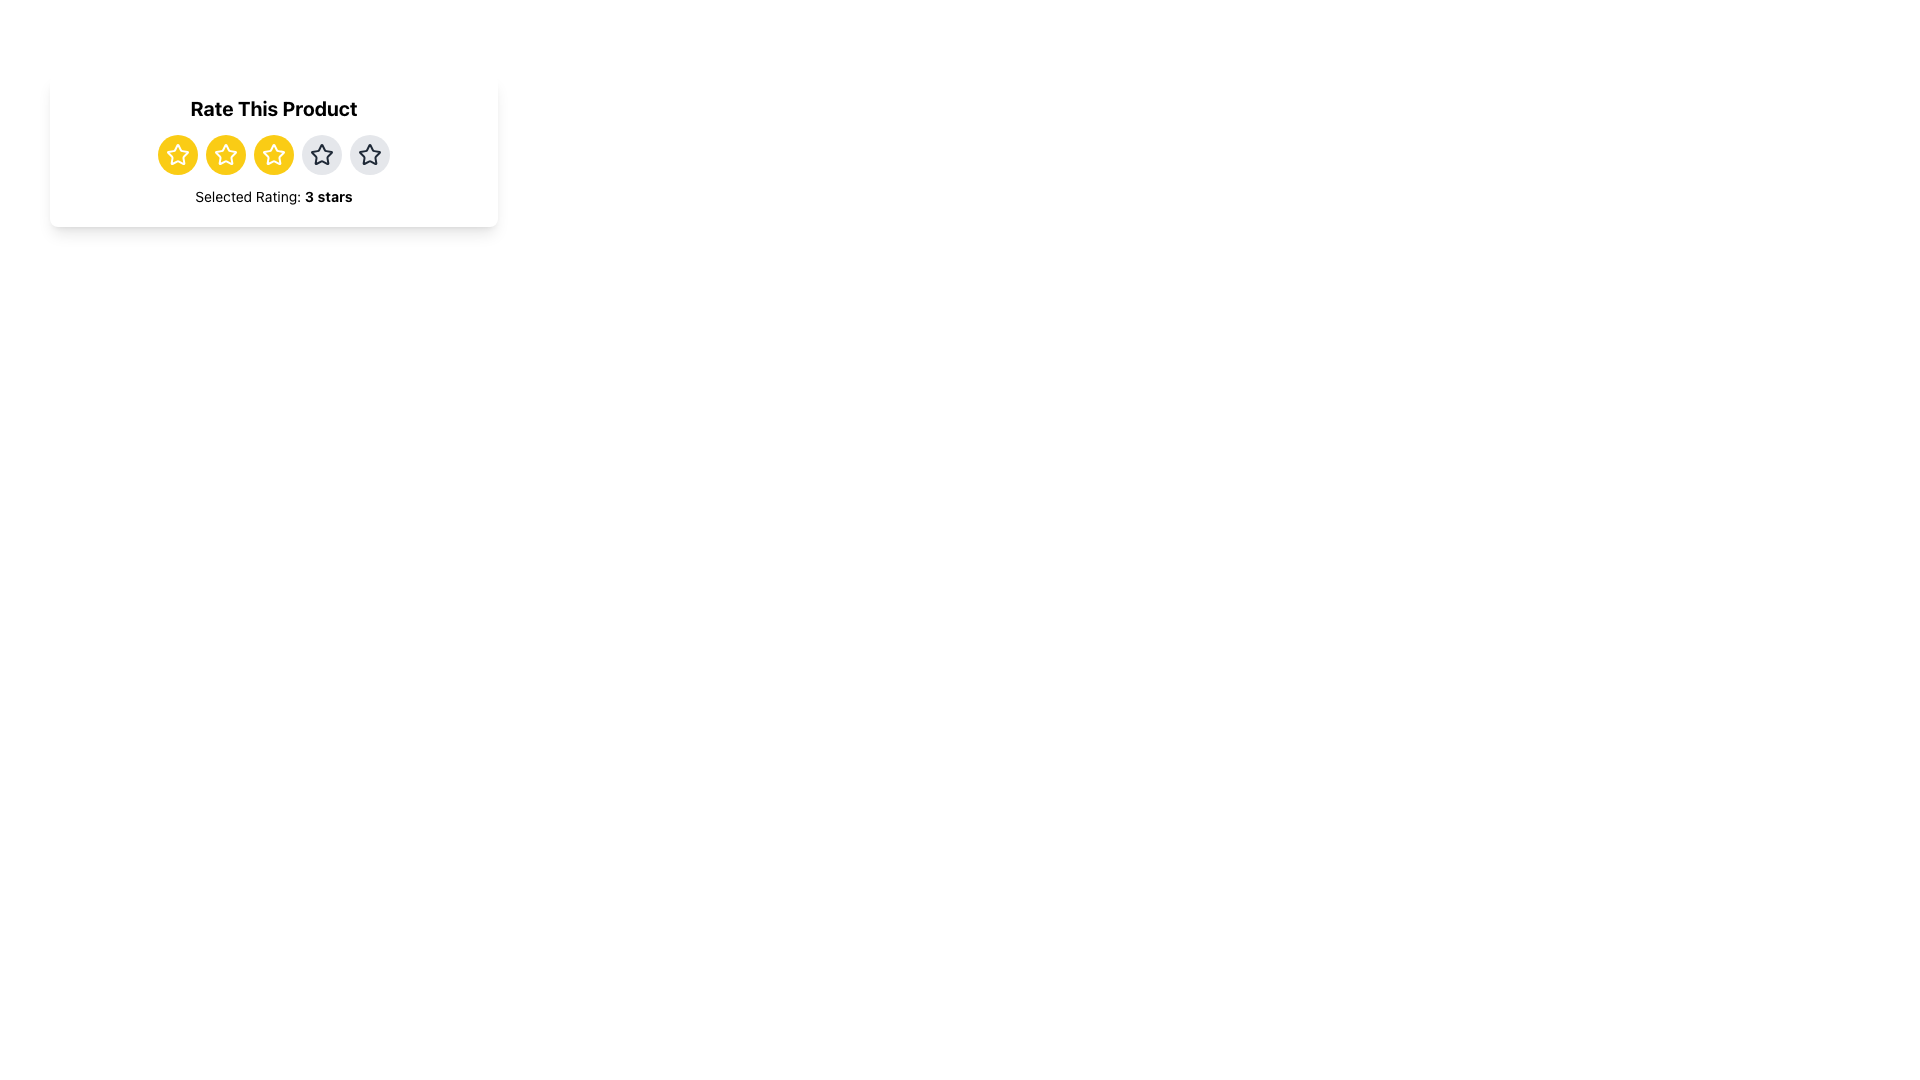 The image size is (1920, 1080). I want to click on the third star icon in the rating system to highlight it, so click(225, 153).